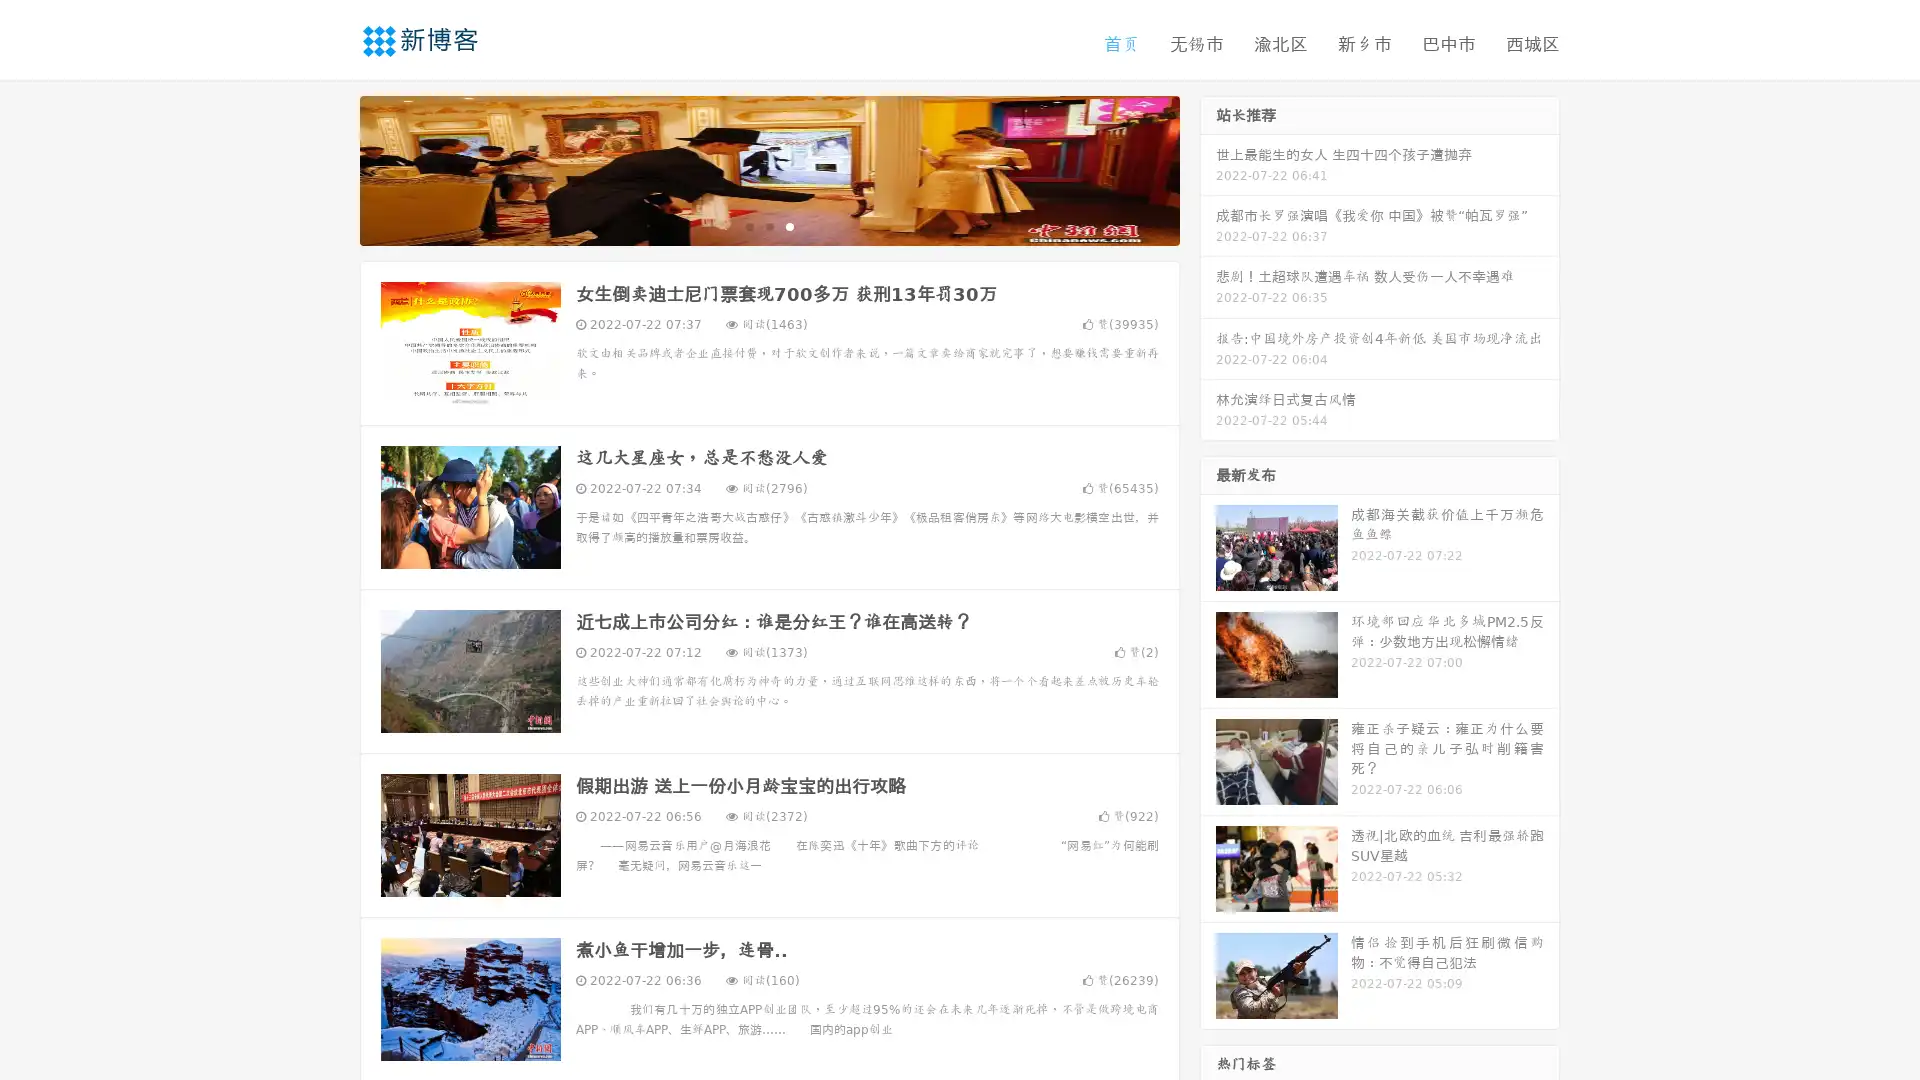 The image size is (1920, 1080). I want to click on Previous slide, so click(330, 168).